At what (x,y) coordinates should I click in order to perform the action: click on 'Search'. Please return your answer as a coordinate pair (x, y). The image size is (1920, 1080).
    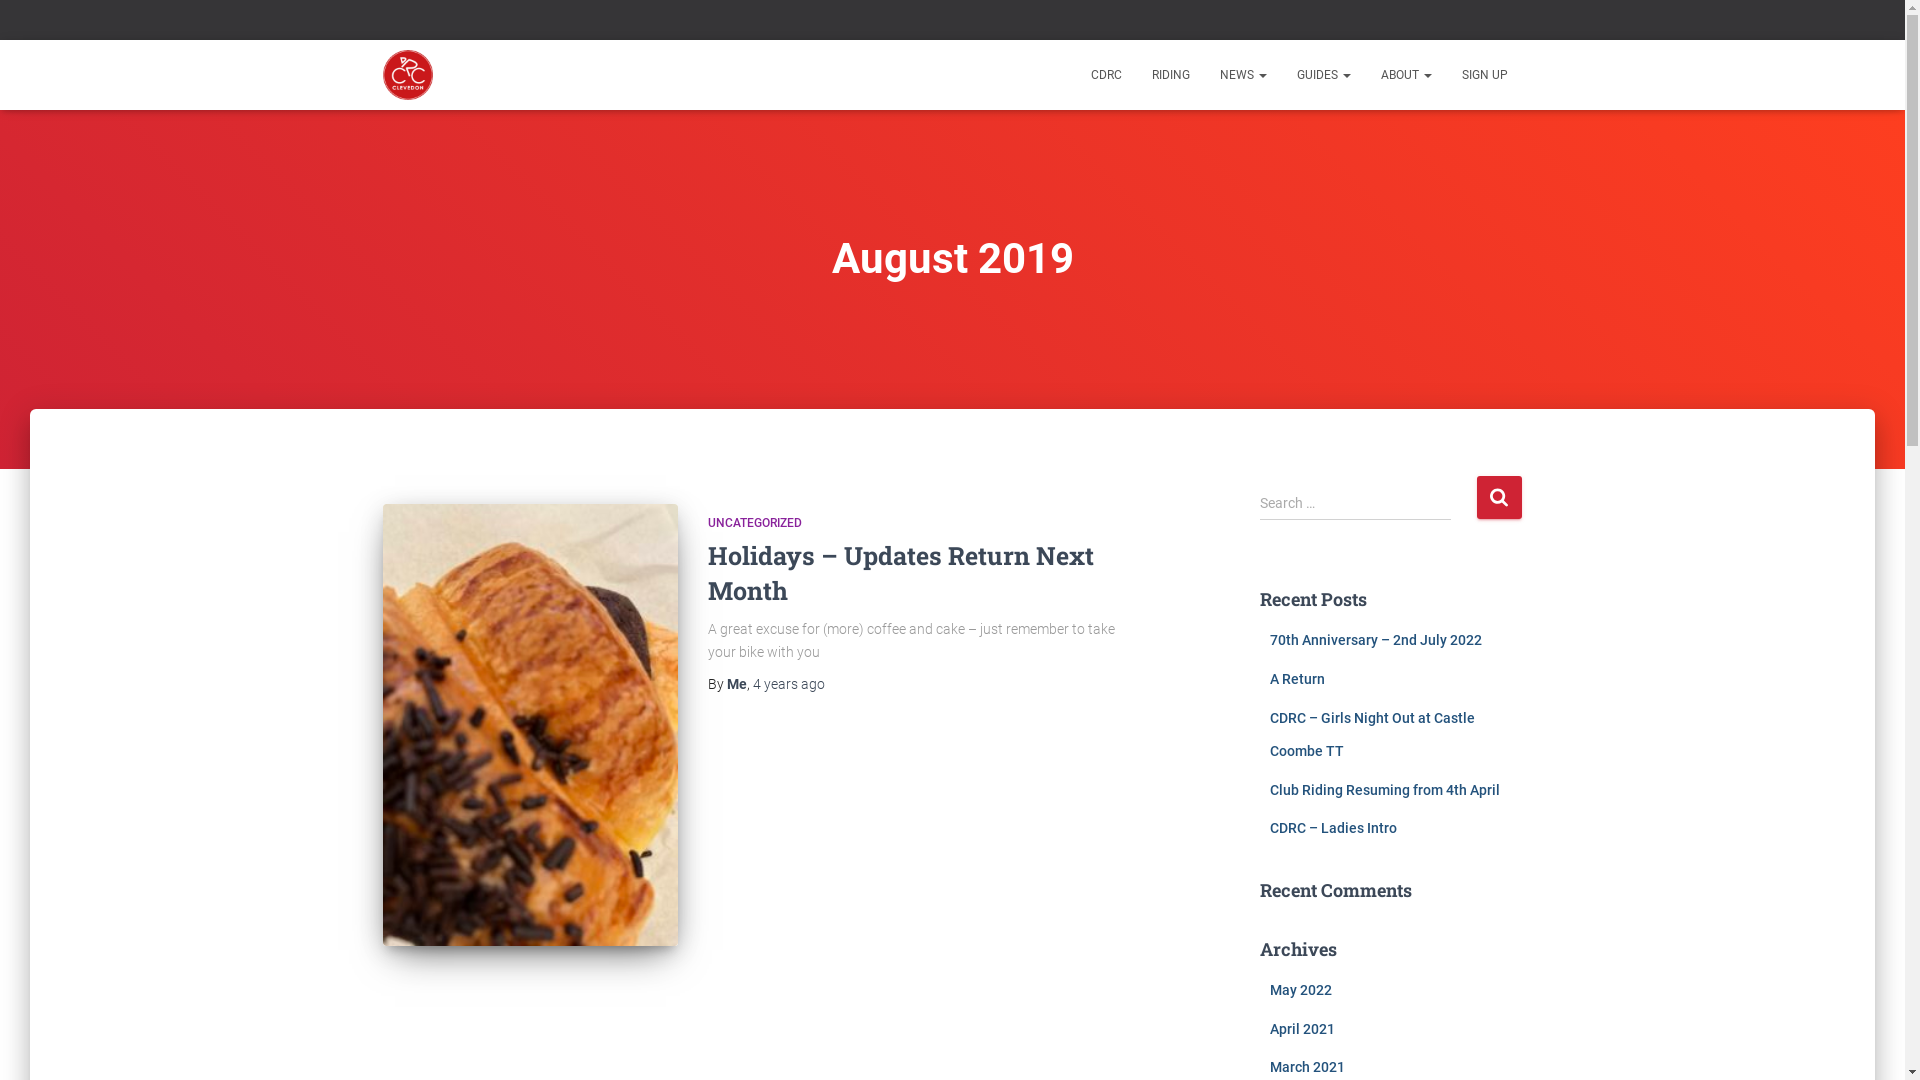
    Looking at the image, I should click on (1476, 496).